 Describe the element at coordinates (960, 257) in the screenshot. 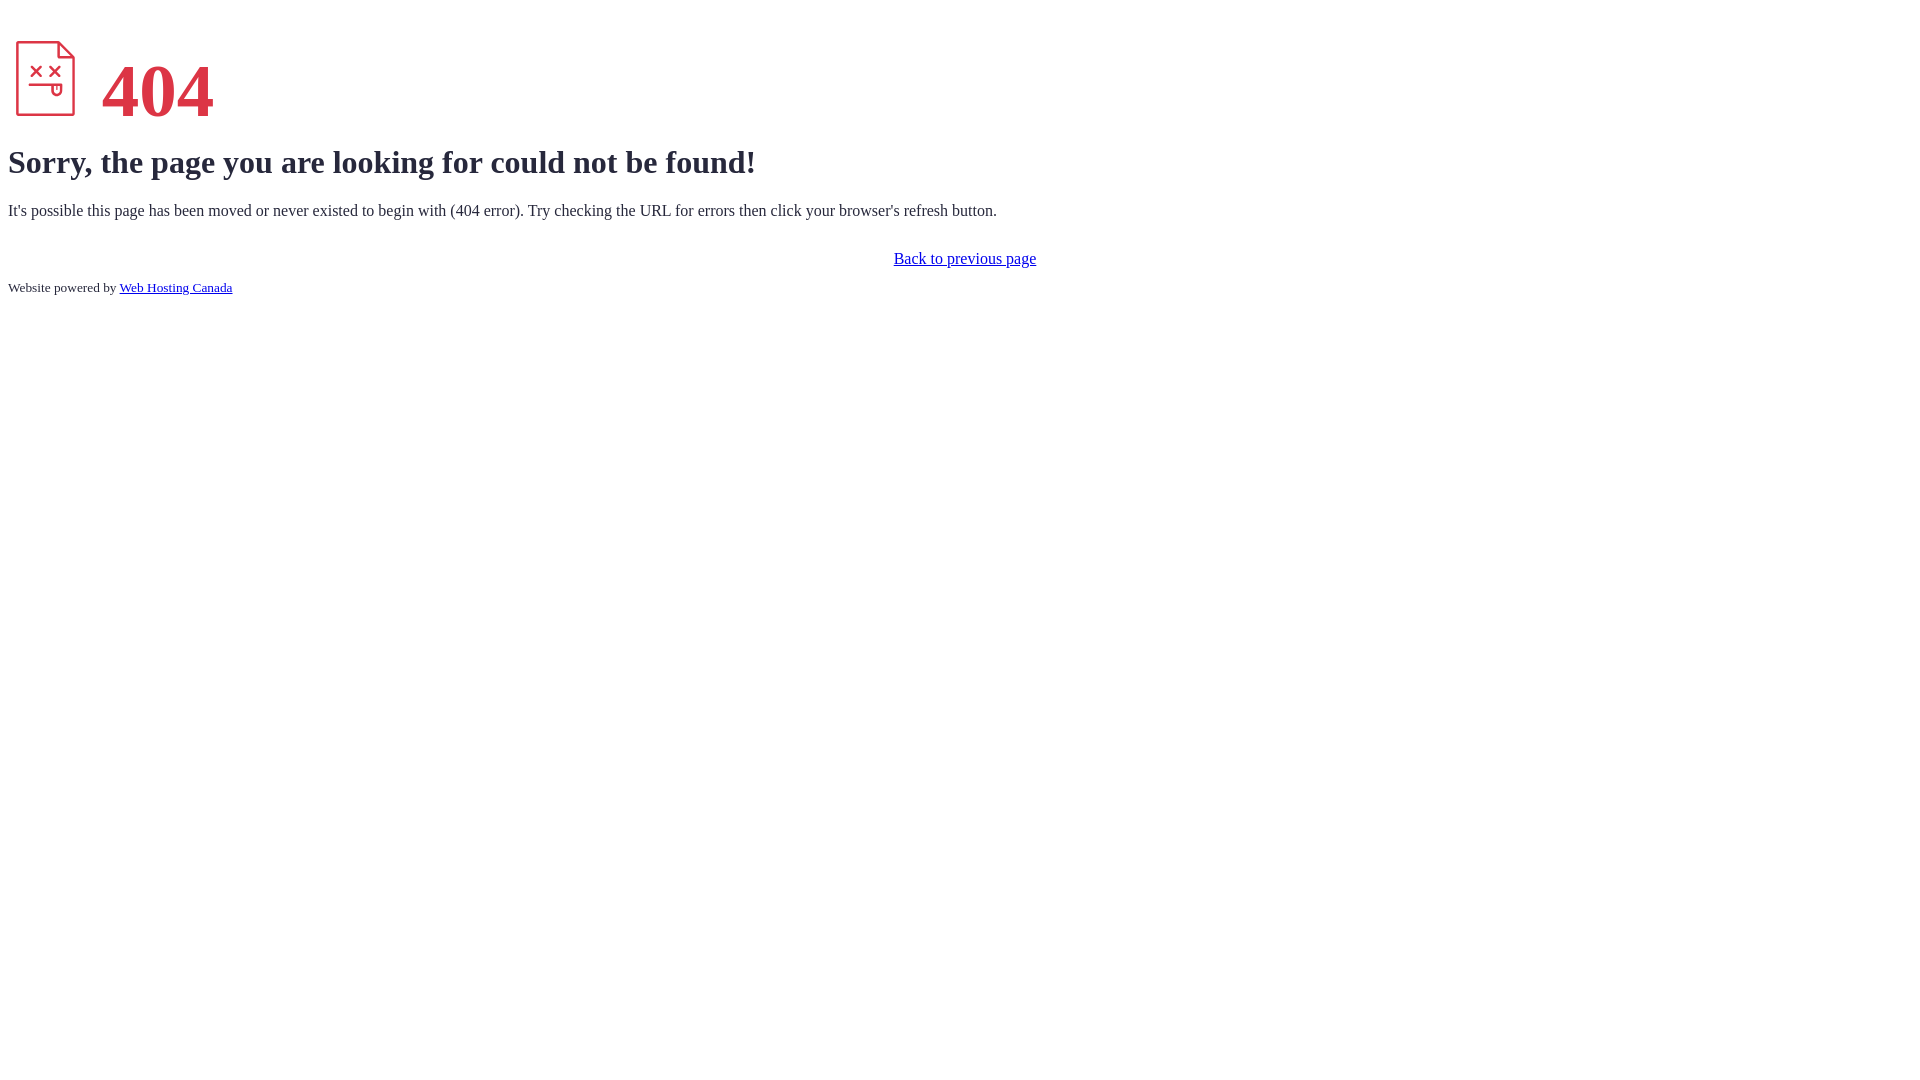

I see `'Back to previous page'` at that location.